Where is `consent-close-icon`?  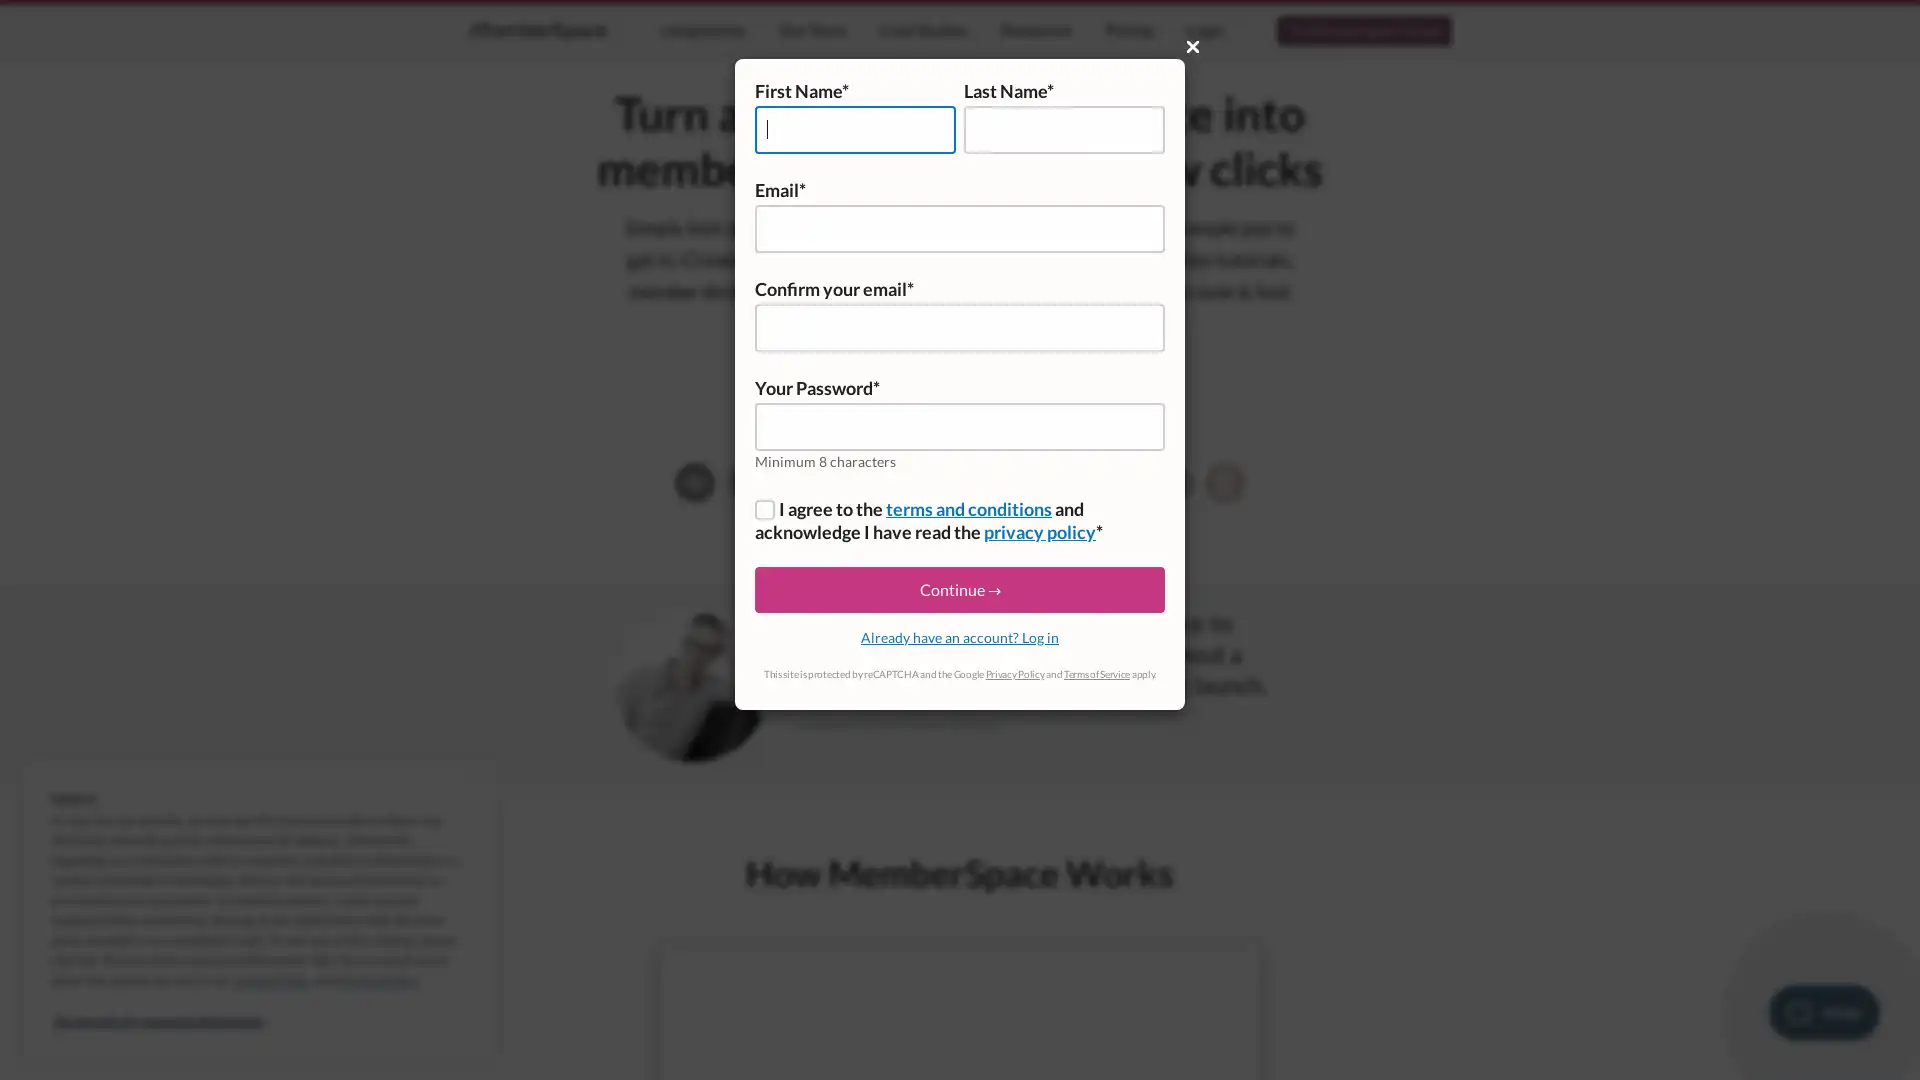
consent-close-icon is located at coordinates (471, 778).